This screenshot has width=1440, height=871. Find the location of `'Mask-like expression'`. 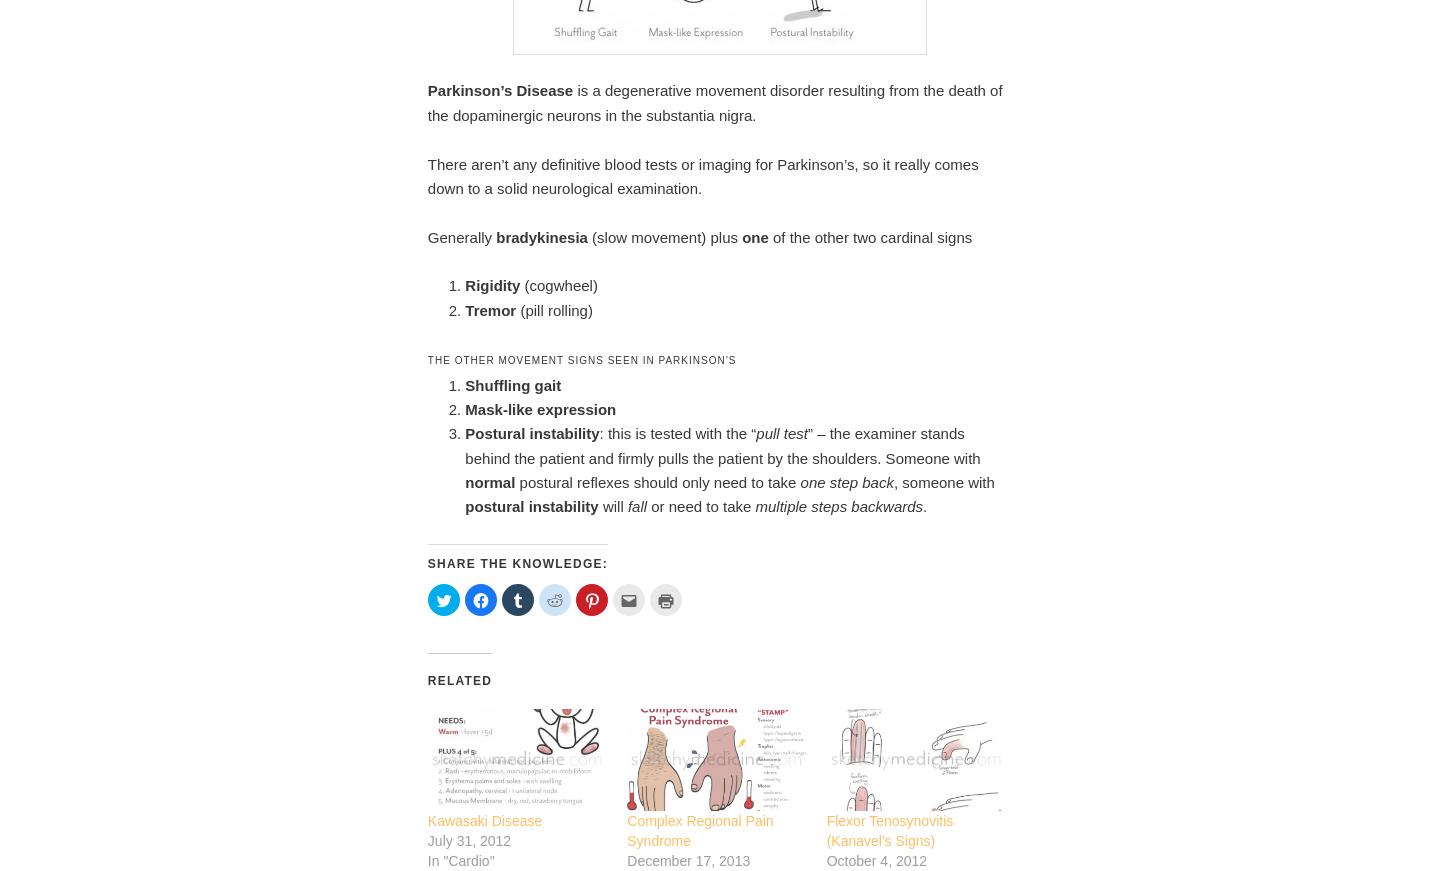

'Mask-like expression' is located at coordinates (539, 407).